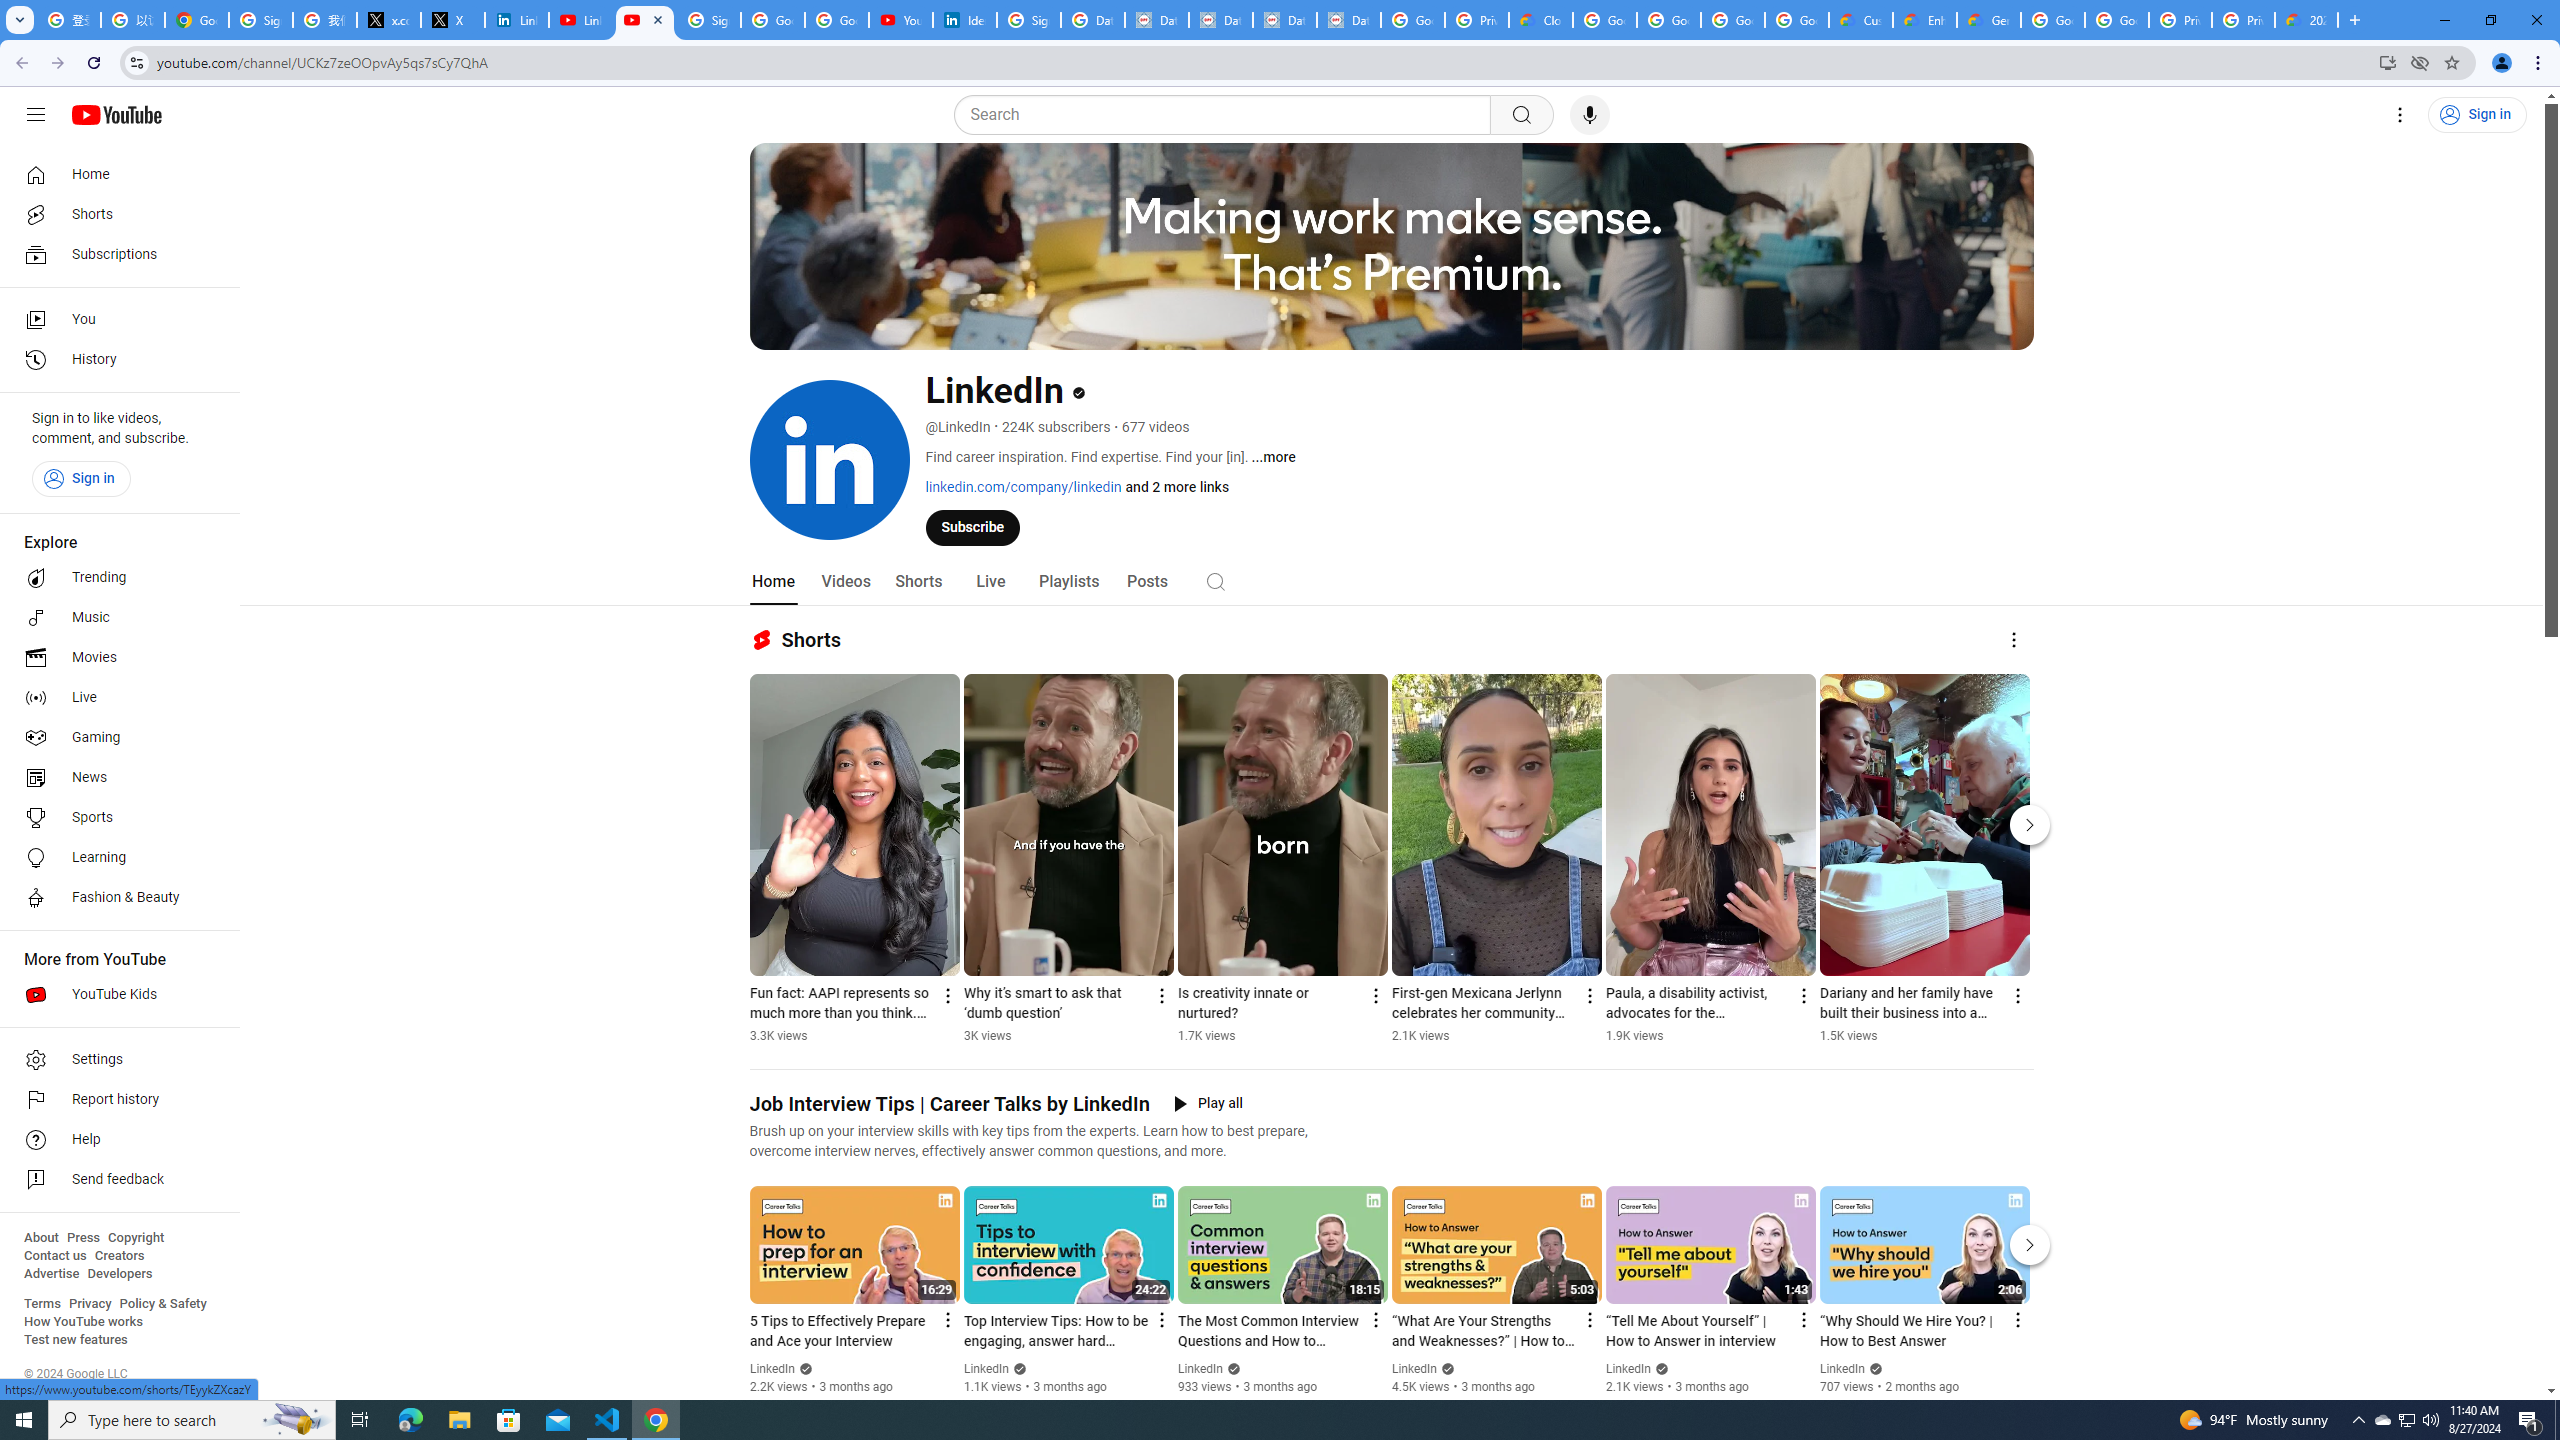  What do you see at coordinates (2116, 19) in the screenshot?
I see `'Google Cloud Platform'` at bounding box center [2116, 19].